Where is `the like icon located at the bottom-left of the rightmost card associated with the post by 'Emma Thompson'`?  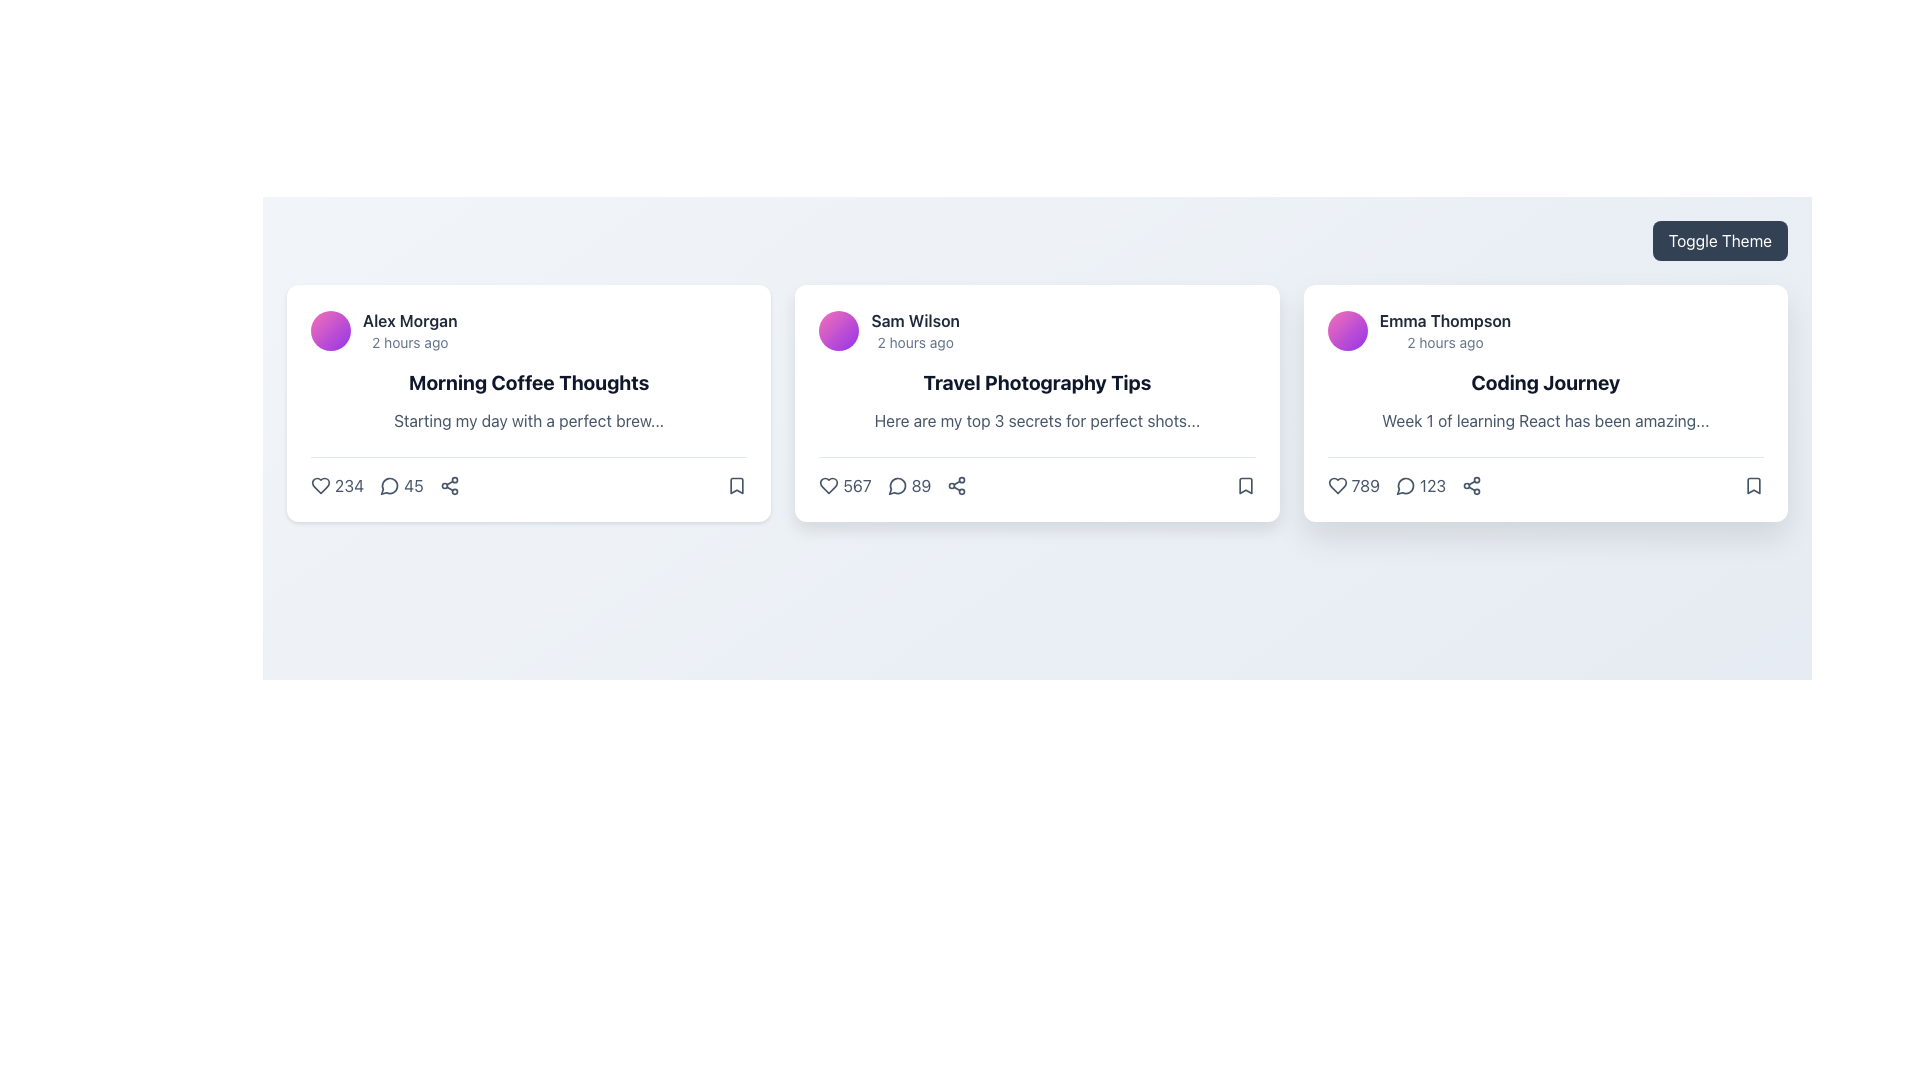 the like icon located at the bottom-left of the rightmost card associated with the post by 'Emma Thompson' is located at coordinates (1337, 486).